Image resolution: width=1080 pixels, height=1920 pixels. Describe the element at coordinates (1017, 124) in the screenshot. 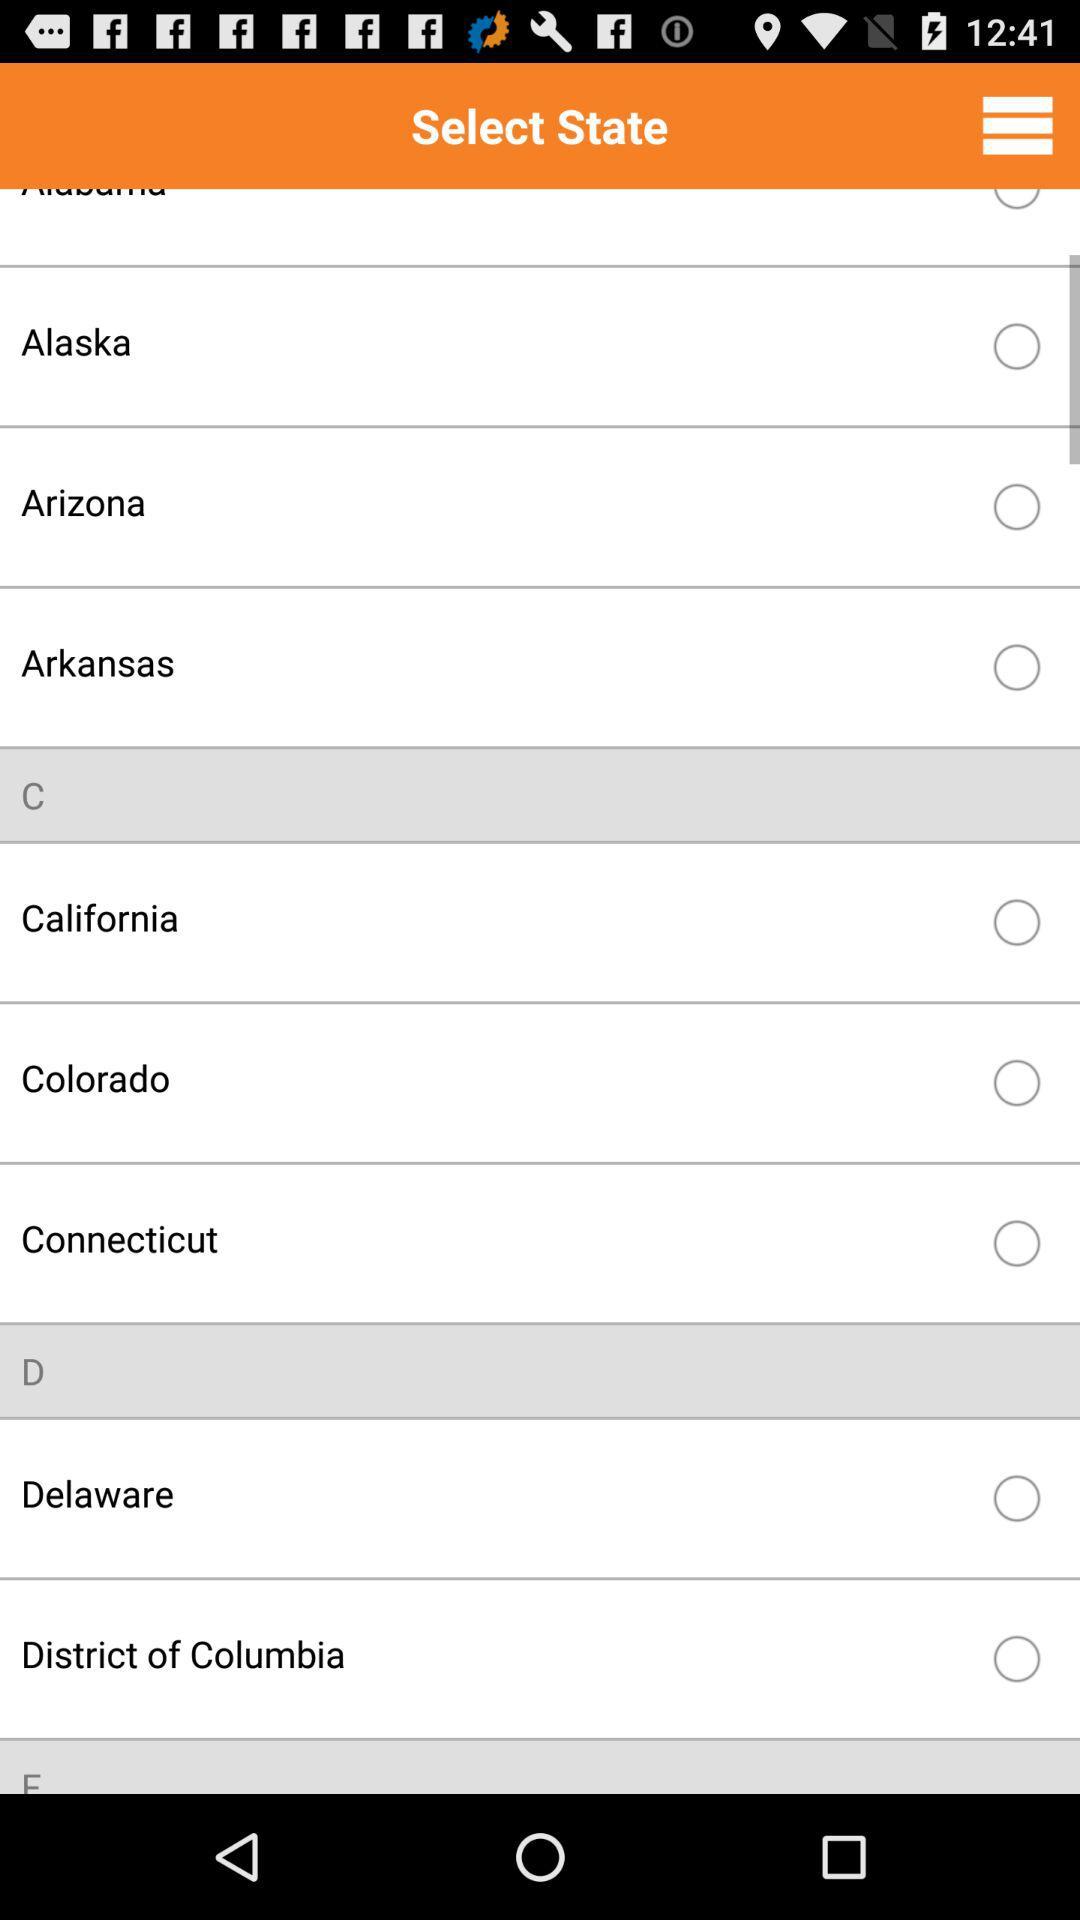

I see `menu options` at that location.